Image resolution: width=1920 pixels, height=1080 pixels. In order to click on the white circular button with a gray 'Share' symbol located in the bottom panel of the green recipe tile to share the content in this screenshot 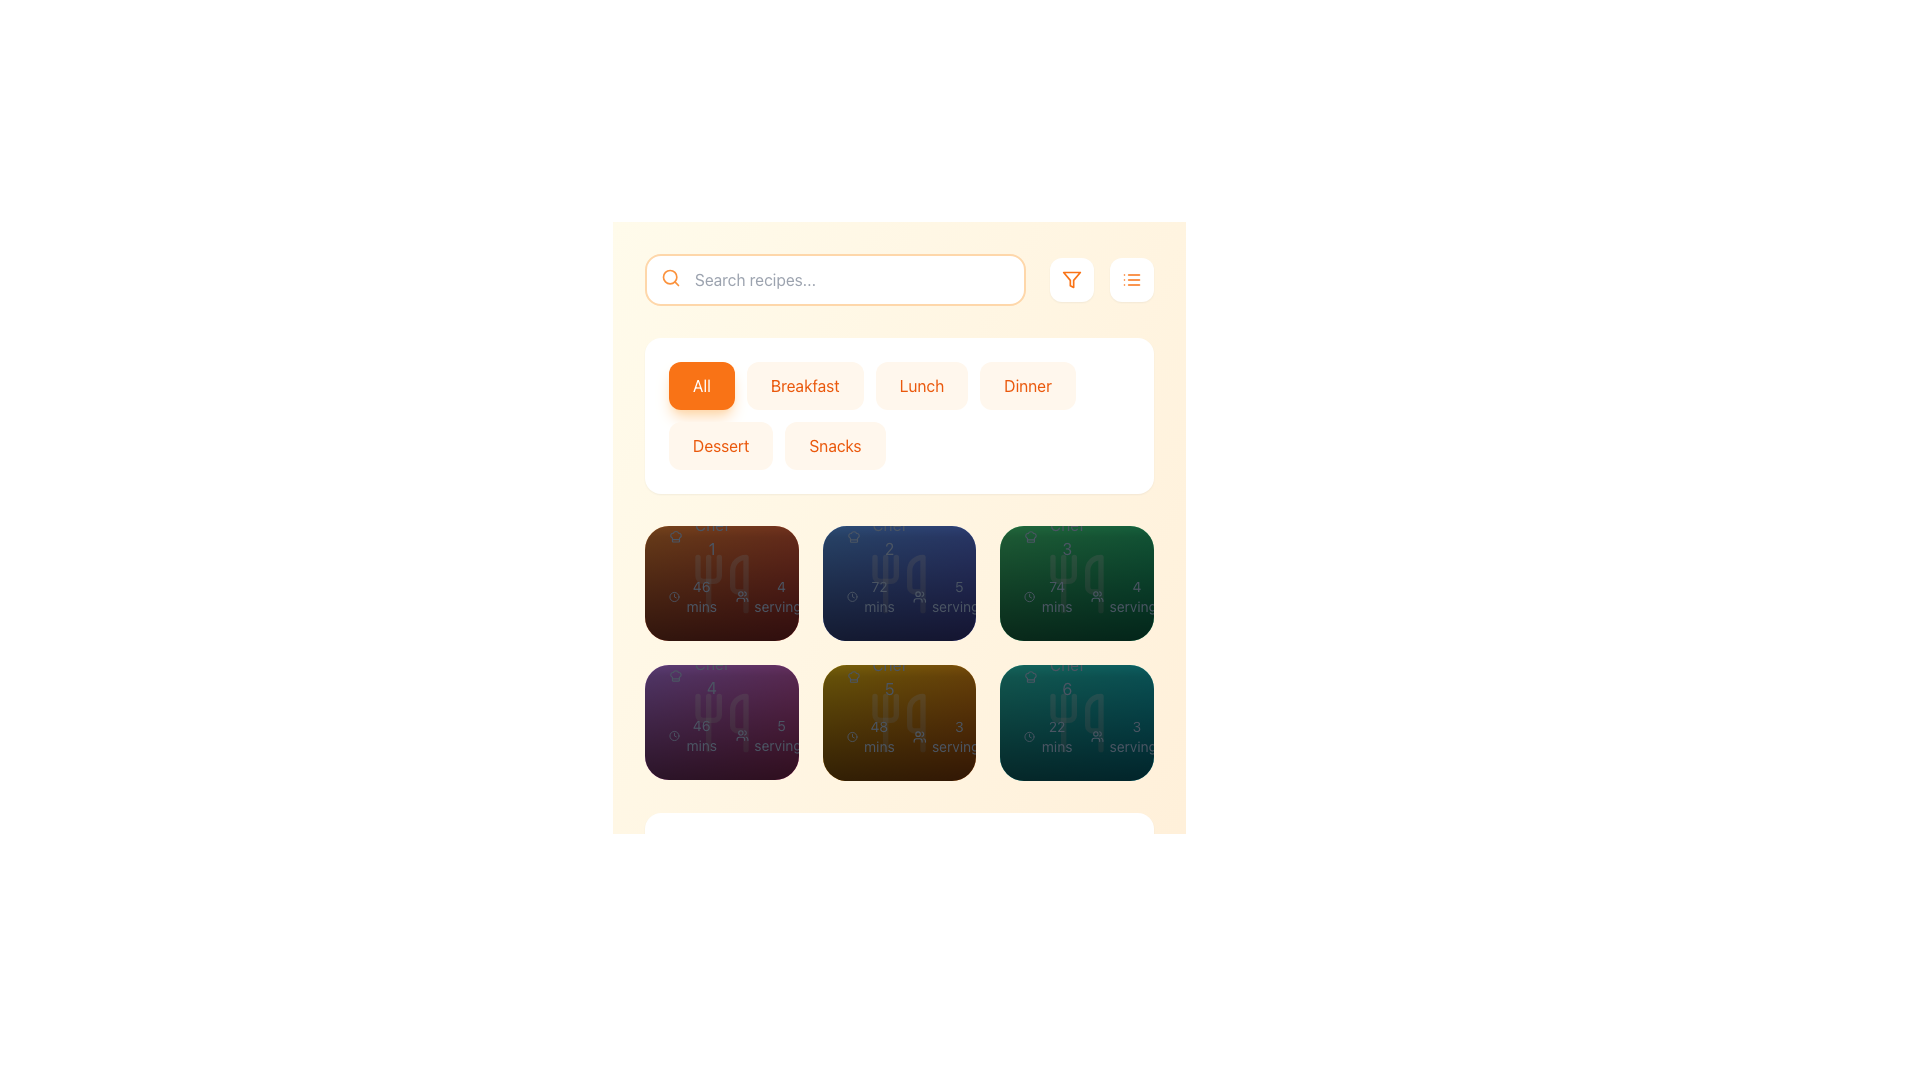, I will do `click(1137, 583)`.